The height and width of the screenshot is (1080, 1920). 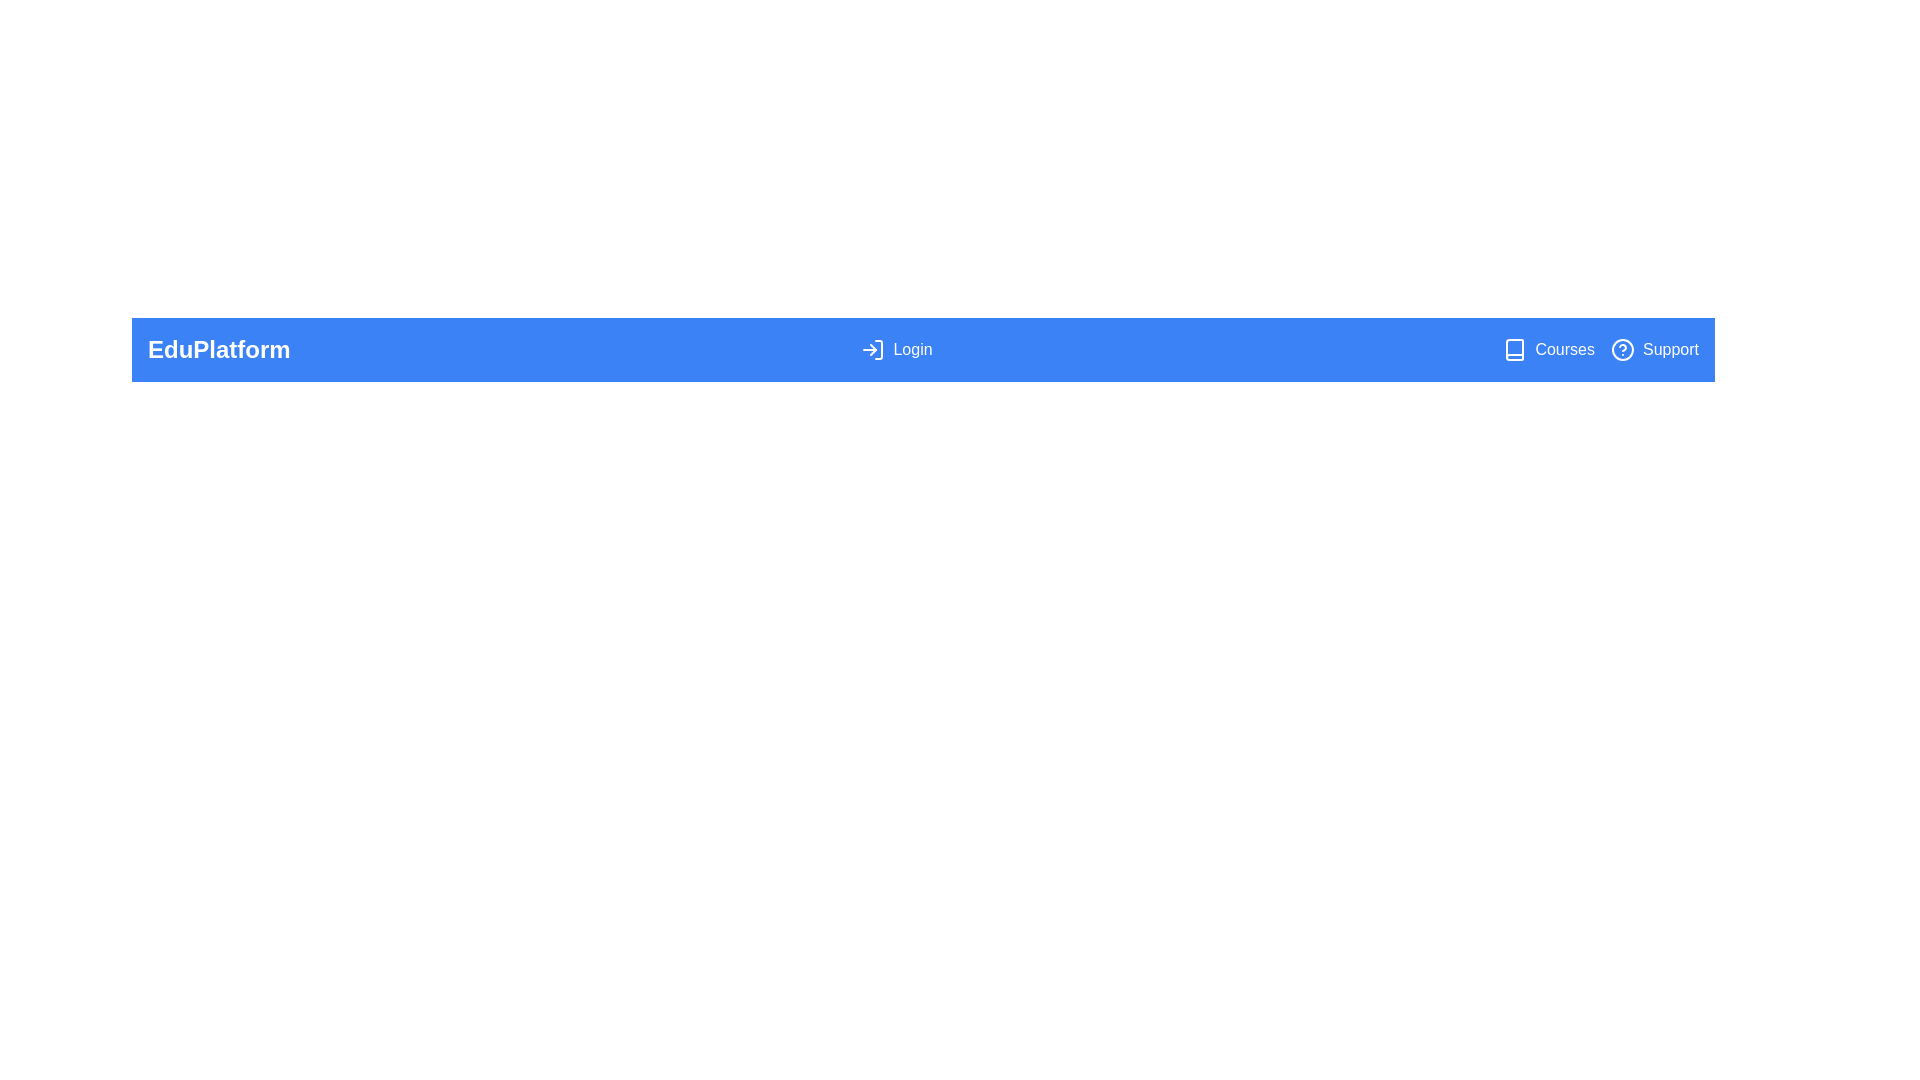 I want to click on the navigational link located in the top-right area of the interface, to the left of the 'Support' link, so click(x=1548, y=349).